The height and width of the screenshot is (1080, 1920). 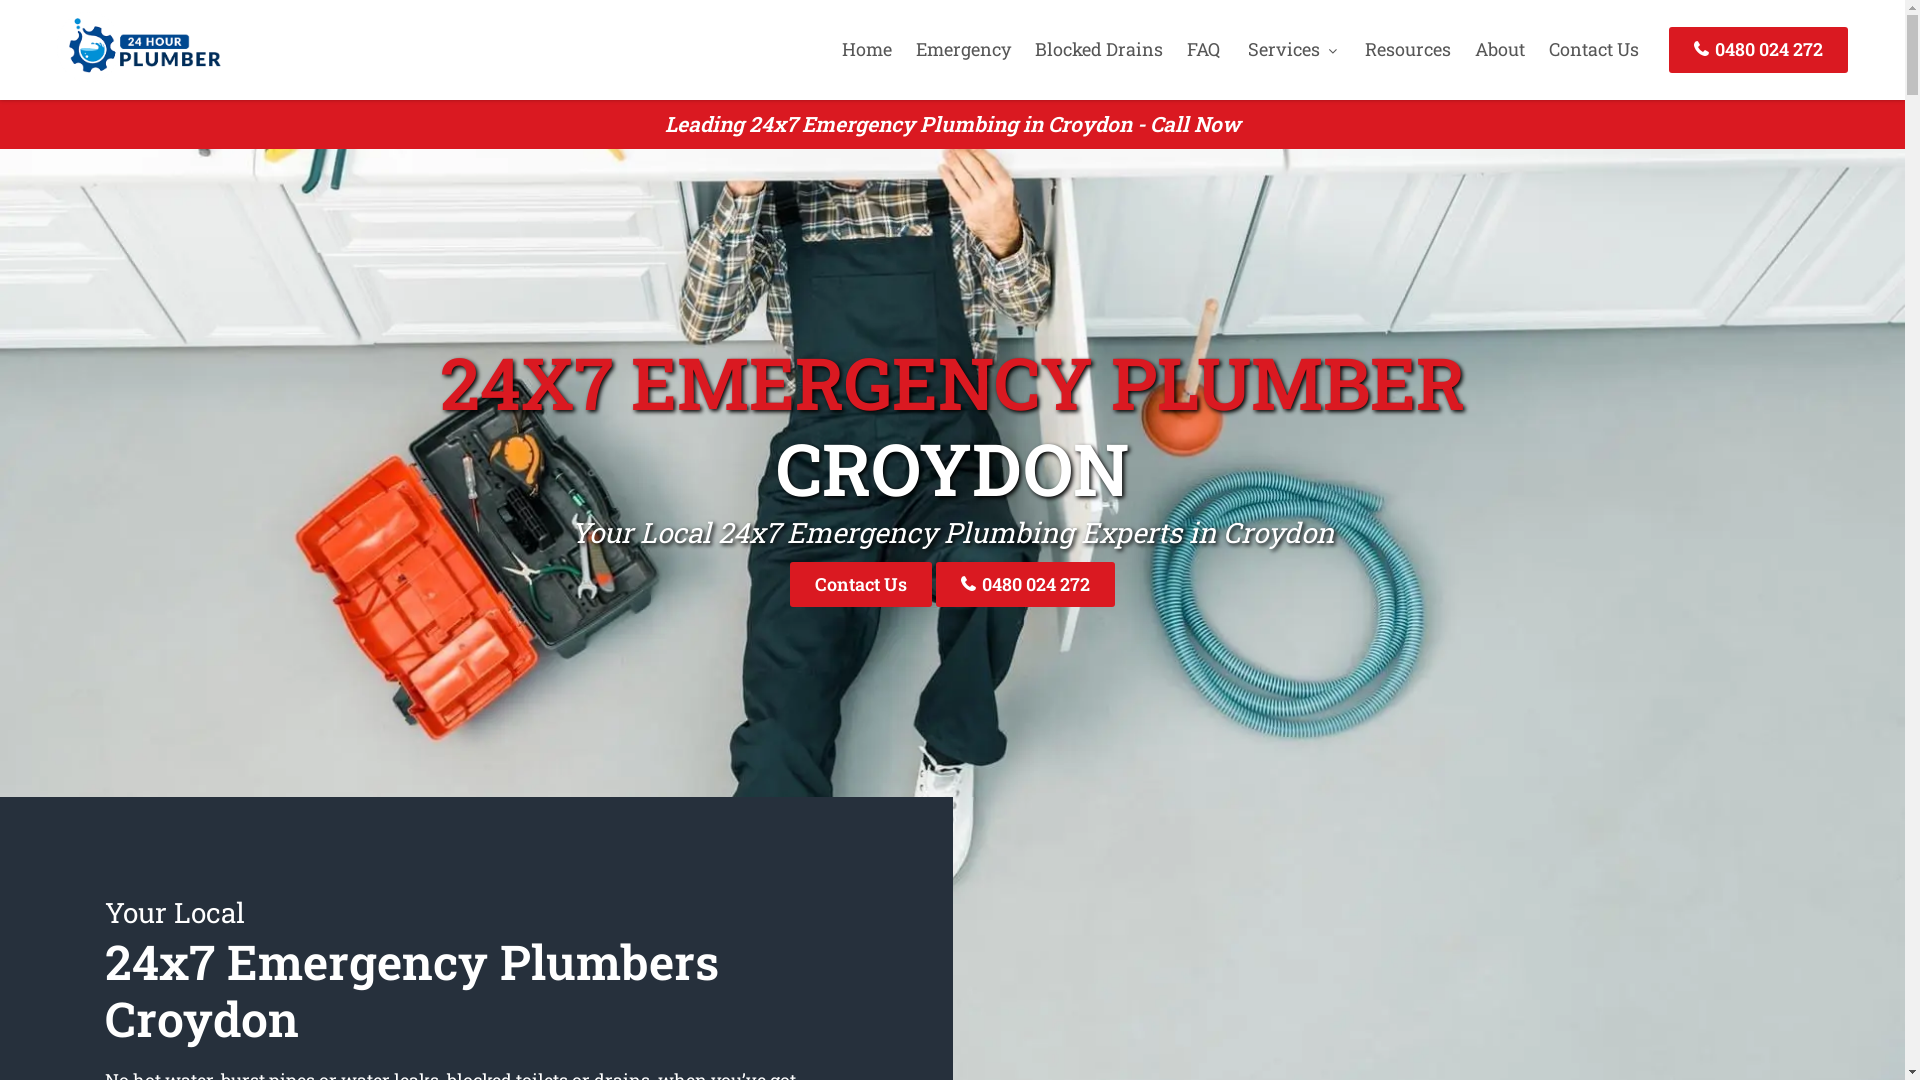 What do you see at coordinates (1499, 48) in the screenshot?
I see `'About'` at bounding box center [1499, 48].